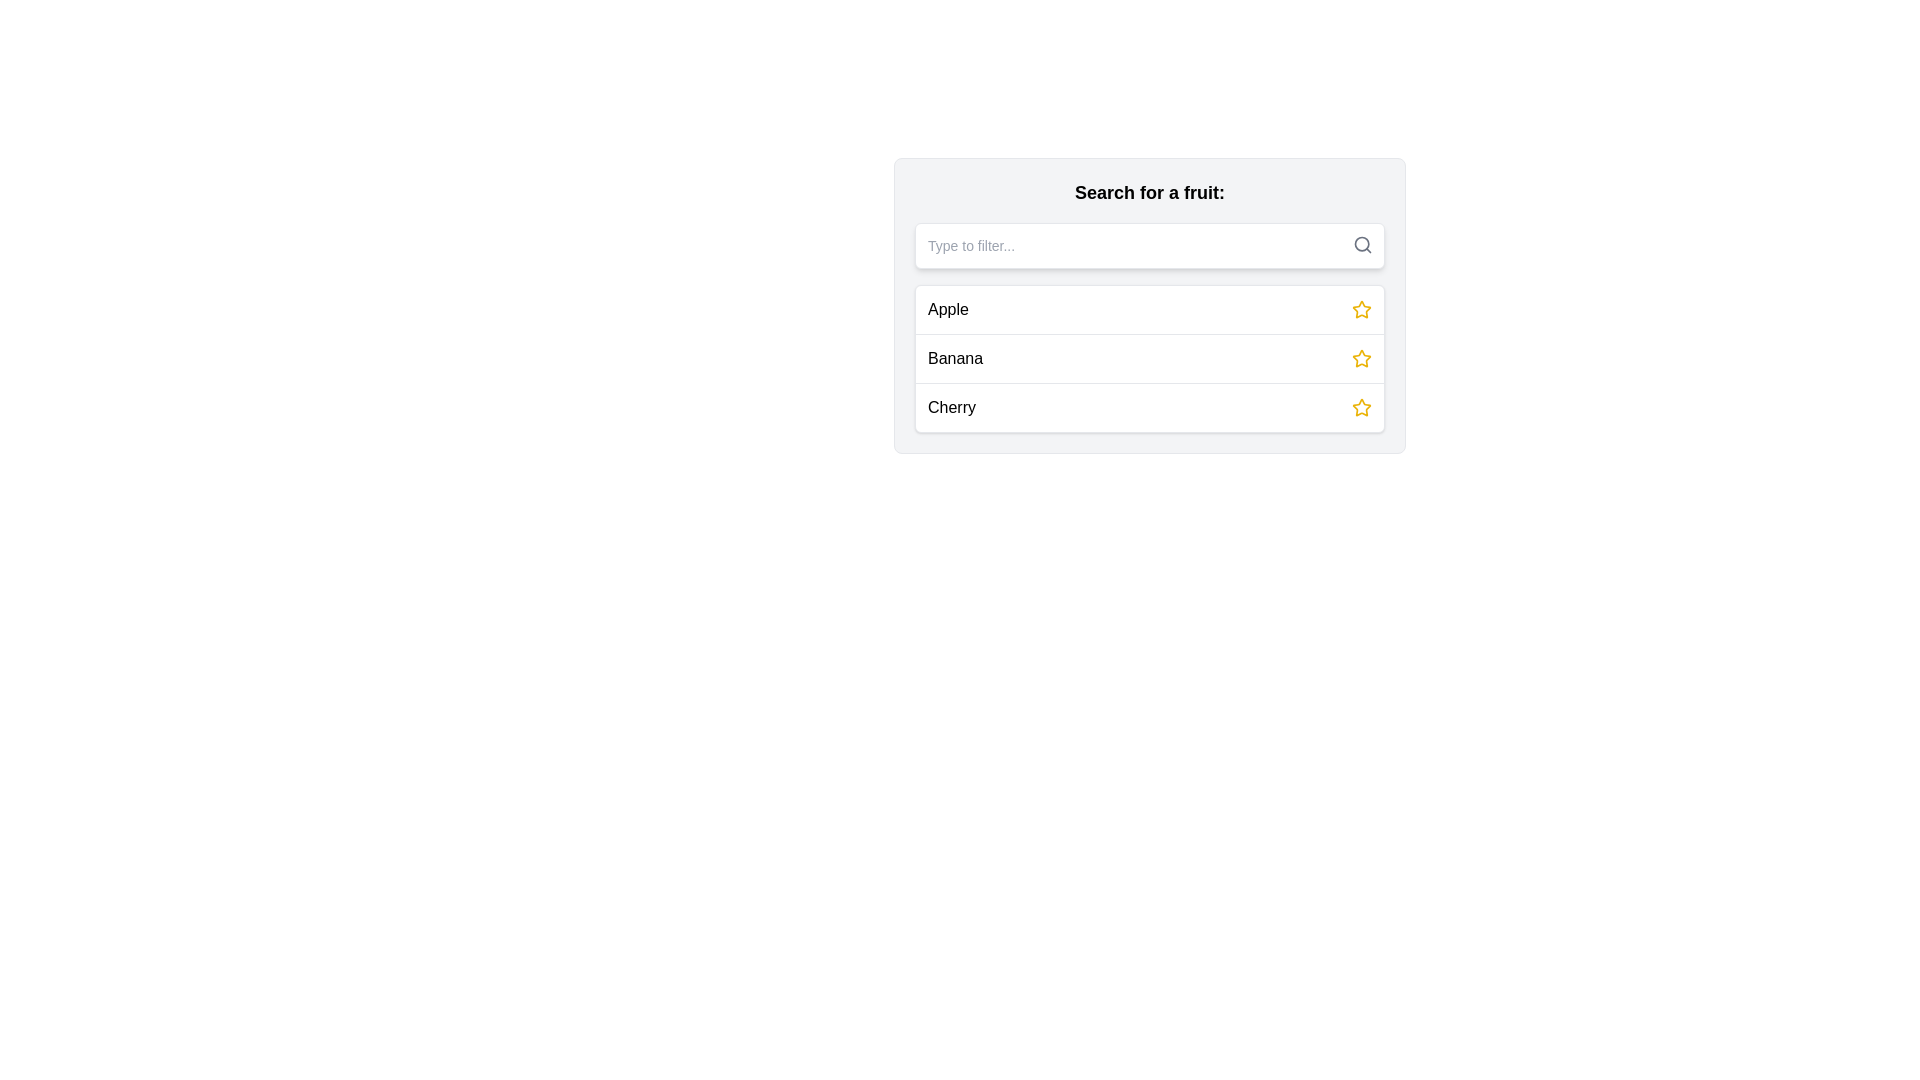 The height and width of the screenshot is (1080, 1920). I want to click on the second star icon located to the right of the 'Banana' label, so click(1360, 357).